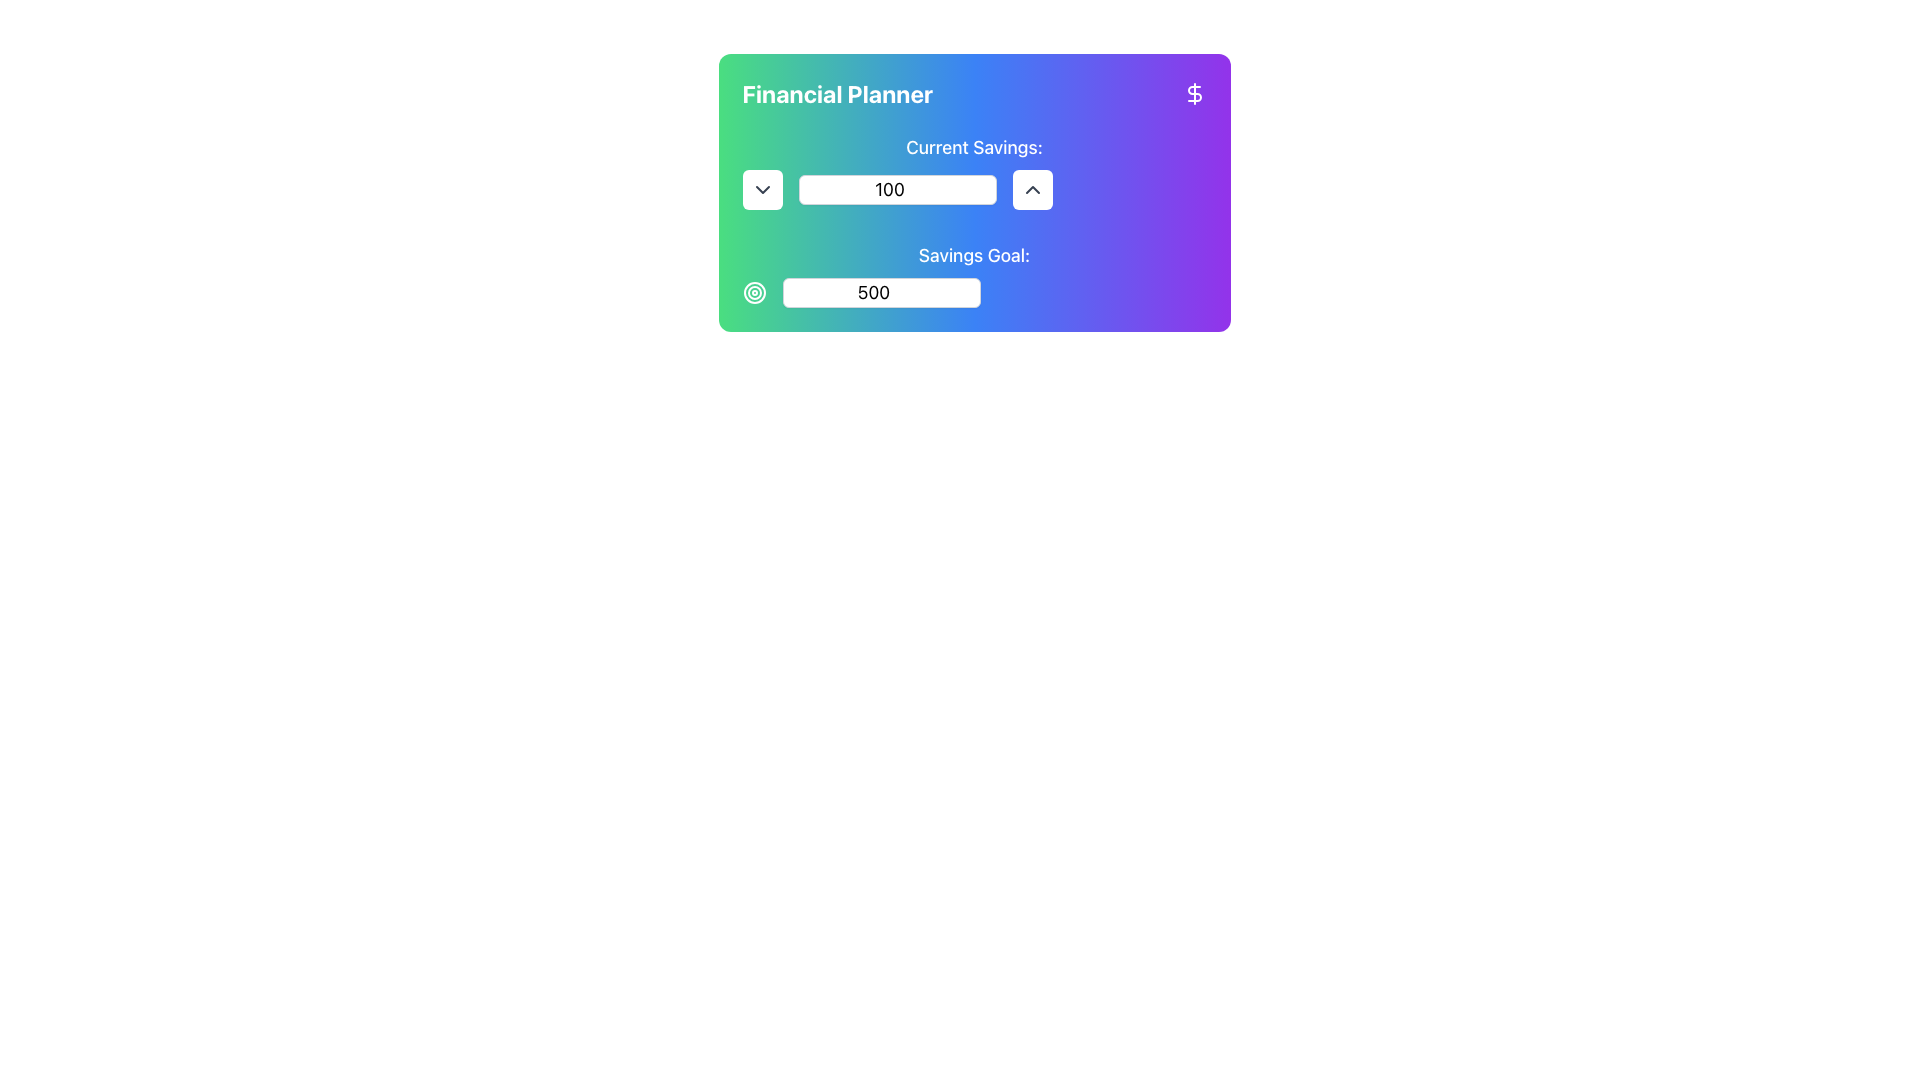 The width and height of the screenshot is (1920, 1080). What do you see at coordinates (1032, 189) in the screenshot?
I see `the button with a white background and an upward-pointing gray chevron icon, located to the right of the number input box in the 'Financial Planner' layout, to increase the numeric value` at bounding box center [1032, 189].